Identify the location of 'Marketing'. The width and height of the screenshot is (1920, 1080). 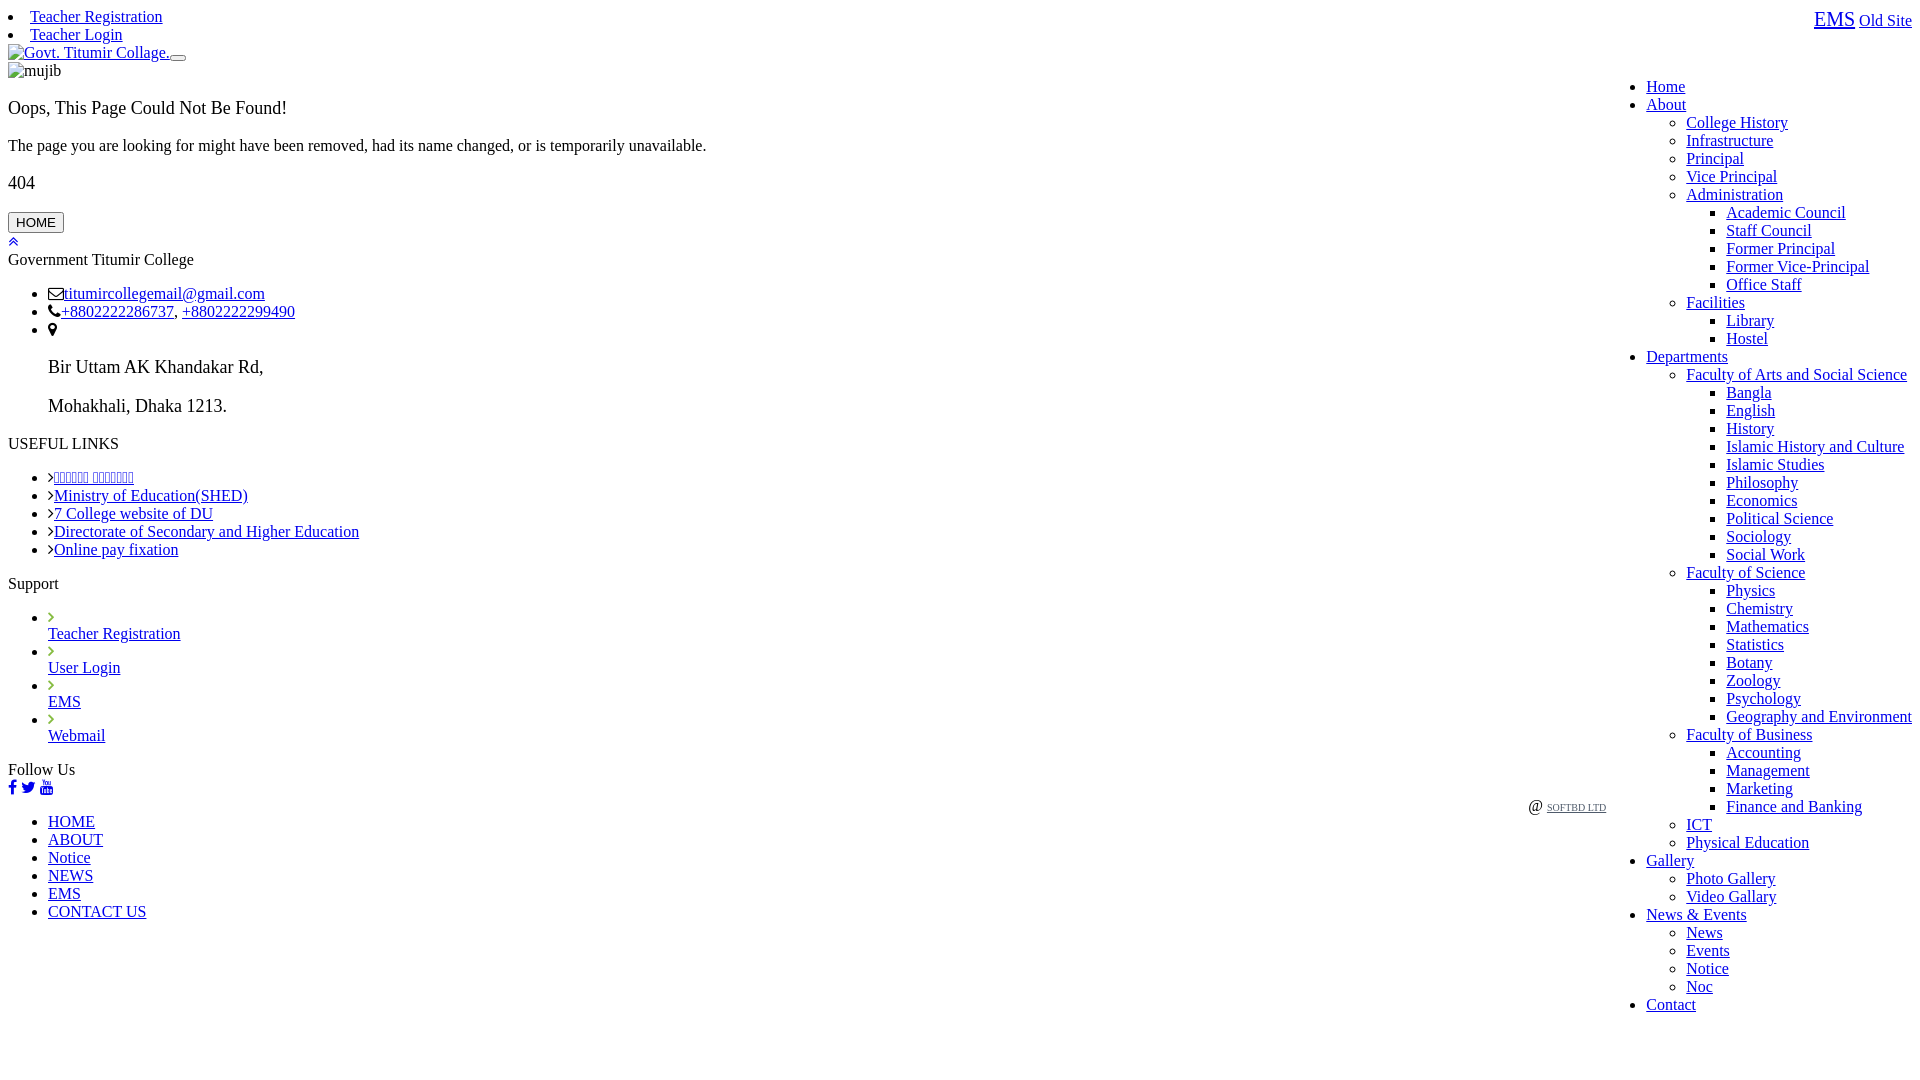
(1758, 787).